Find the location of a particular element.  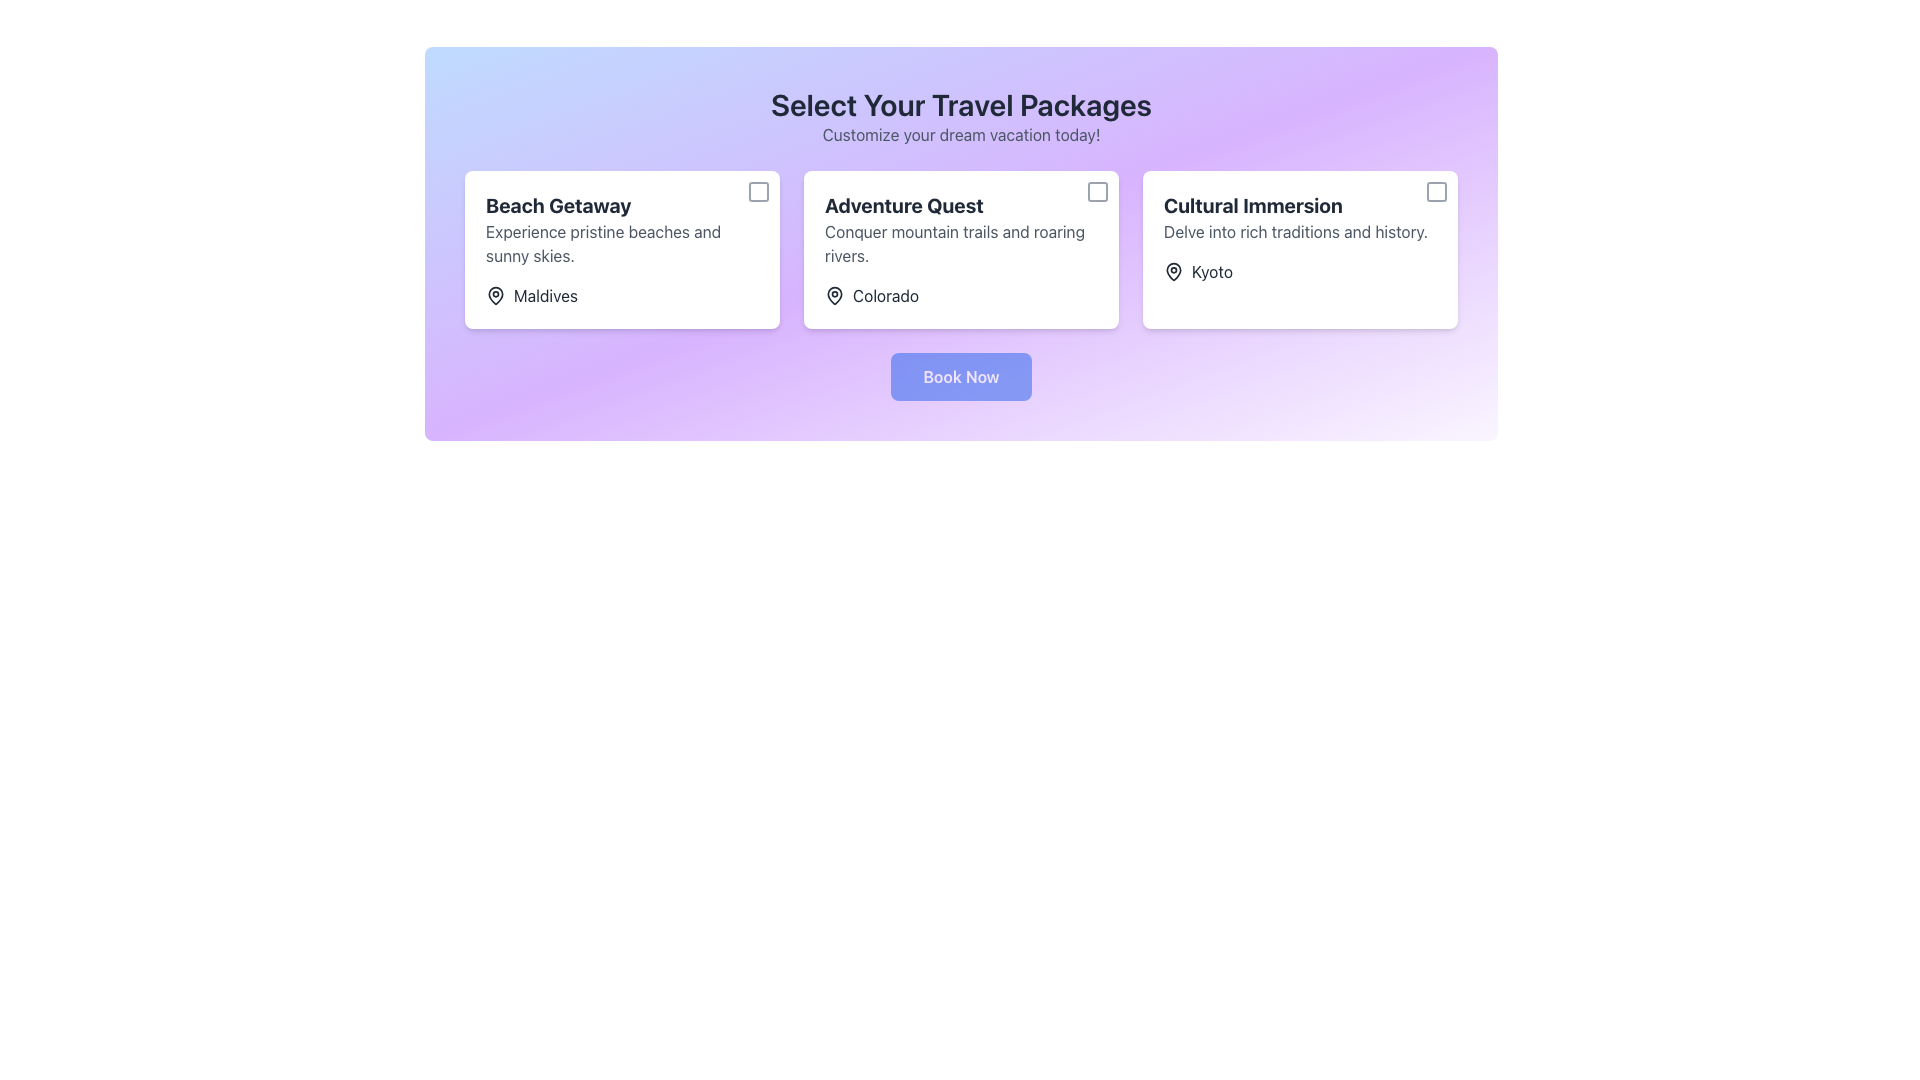

the location icon representing 'Maldives' situated in the bottom-left corner of the leftmost card in a row of three cards is located at coordinates (495, 294).